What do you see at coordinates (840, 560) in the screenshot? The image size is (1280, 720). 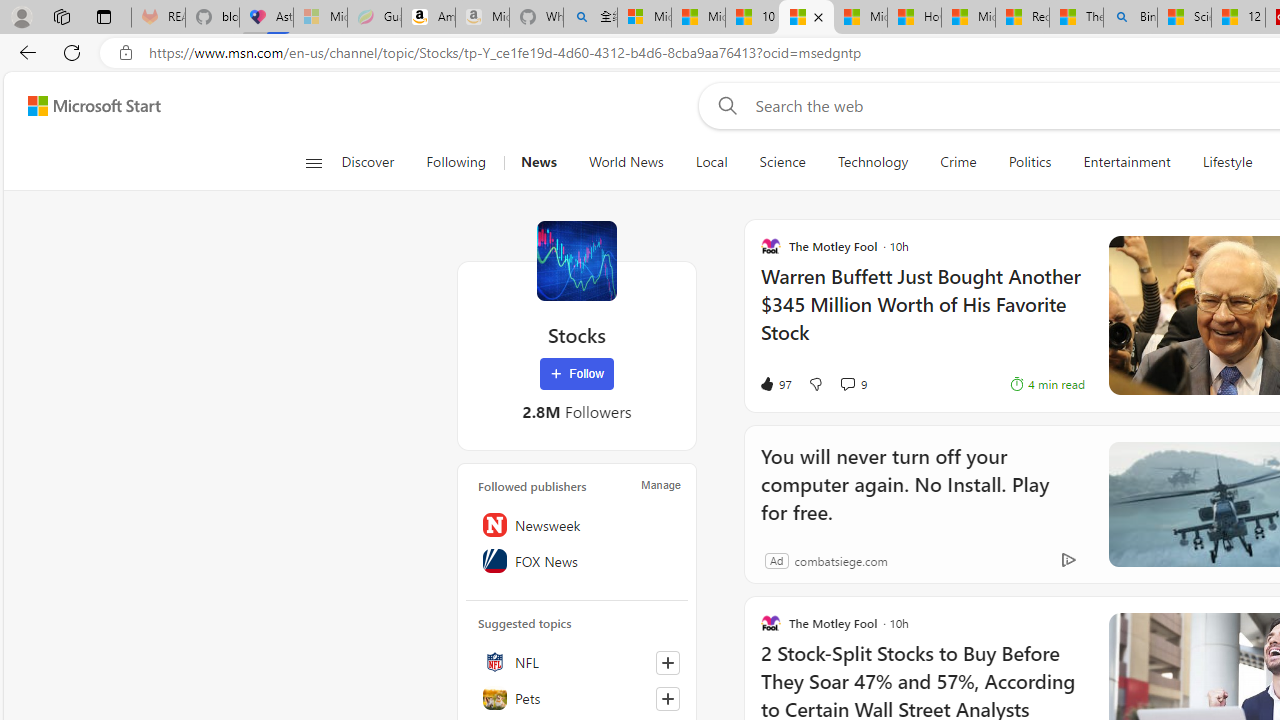 I see `'combatsiege.com'` at bounding box center [840, 560].